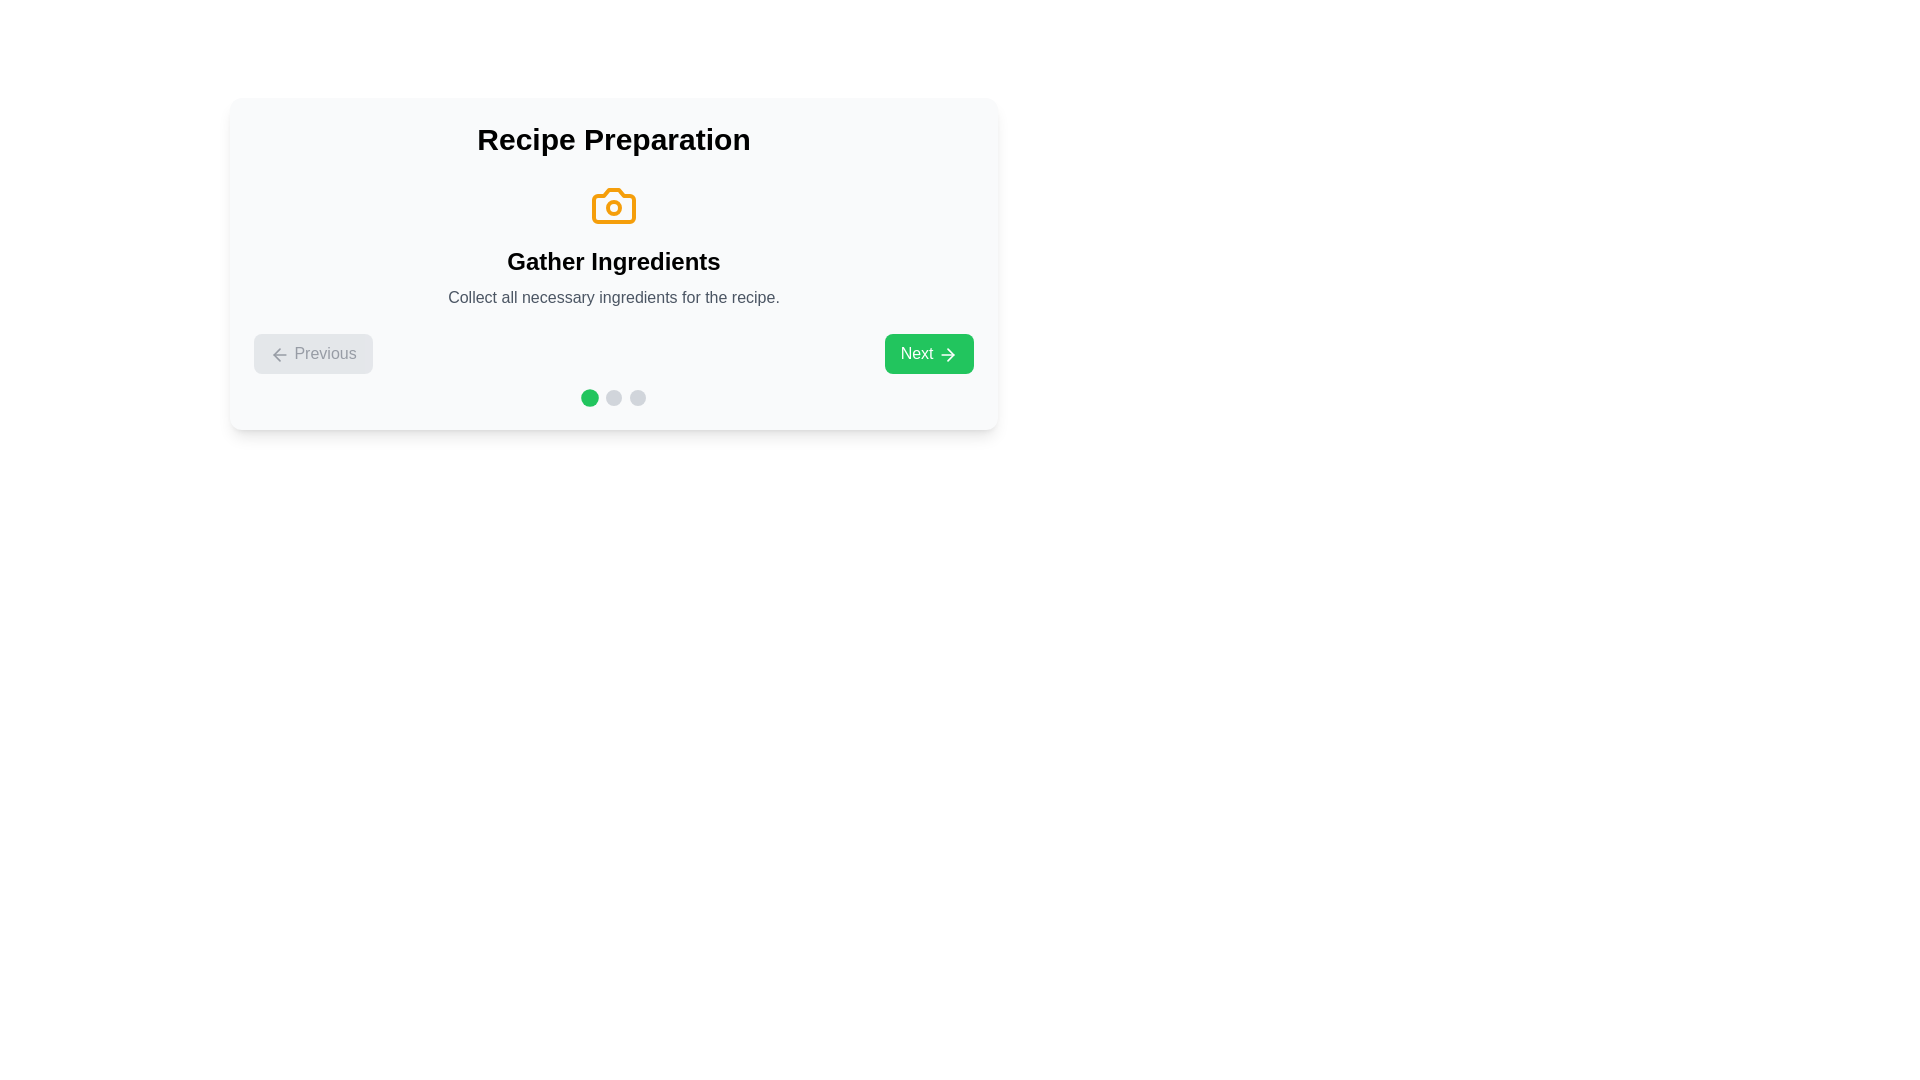 The height and width of the screenshot is (1080, 1920). What do you see at coordinates (613, 397) in the screenshot?
I see `the unselected circular page indicator with a gray background, which is the second in a series of three indicators at the bottom center of the page` at bounding box center [613, 397].